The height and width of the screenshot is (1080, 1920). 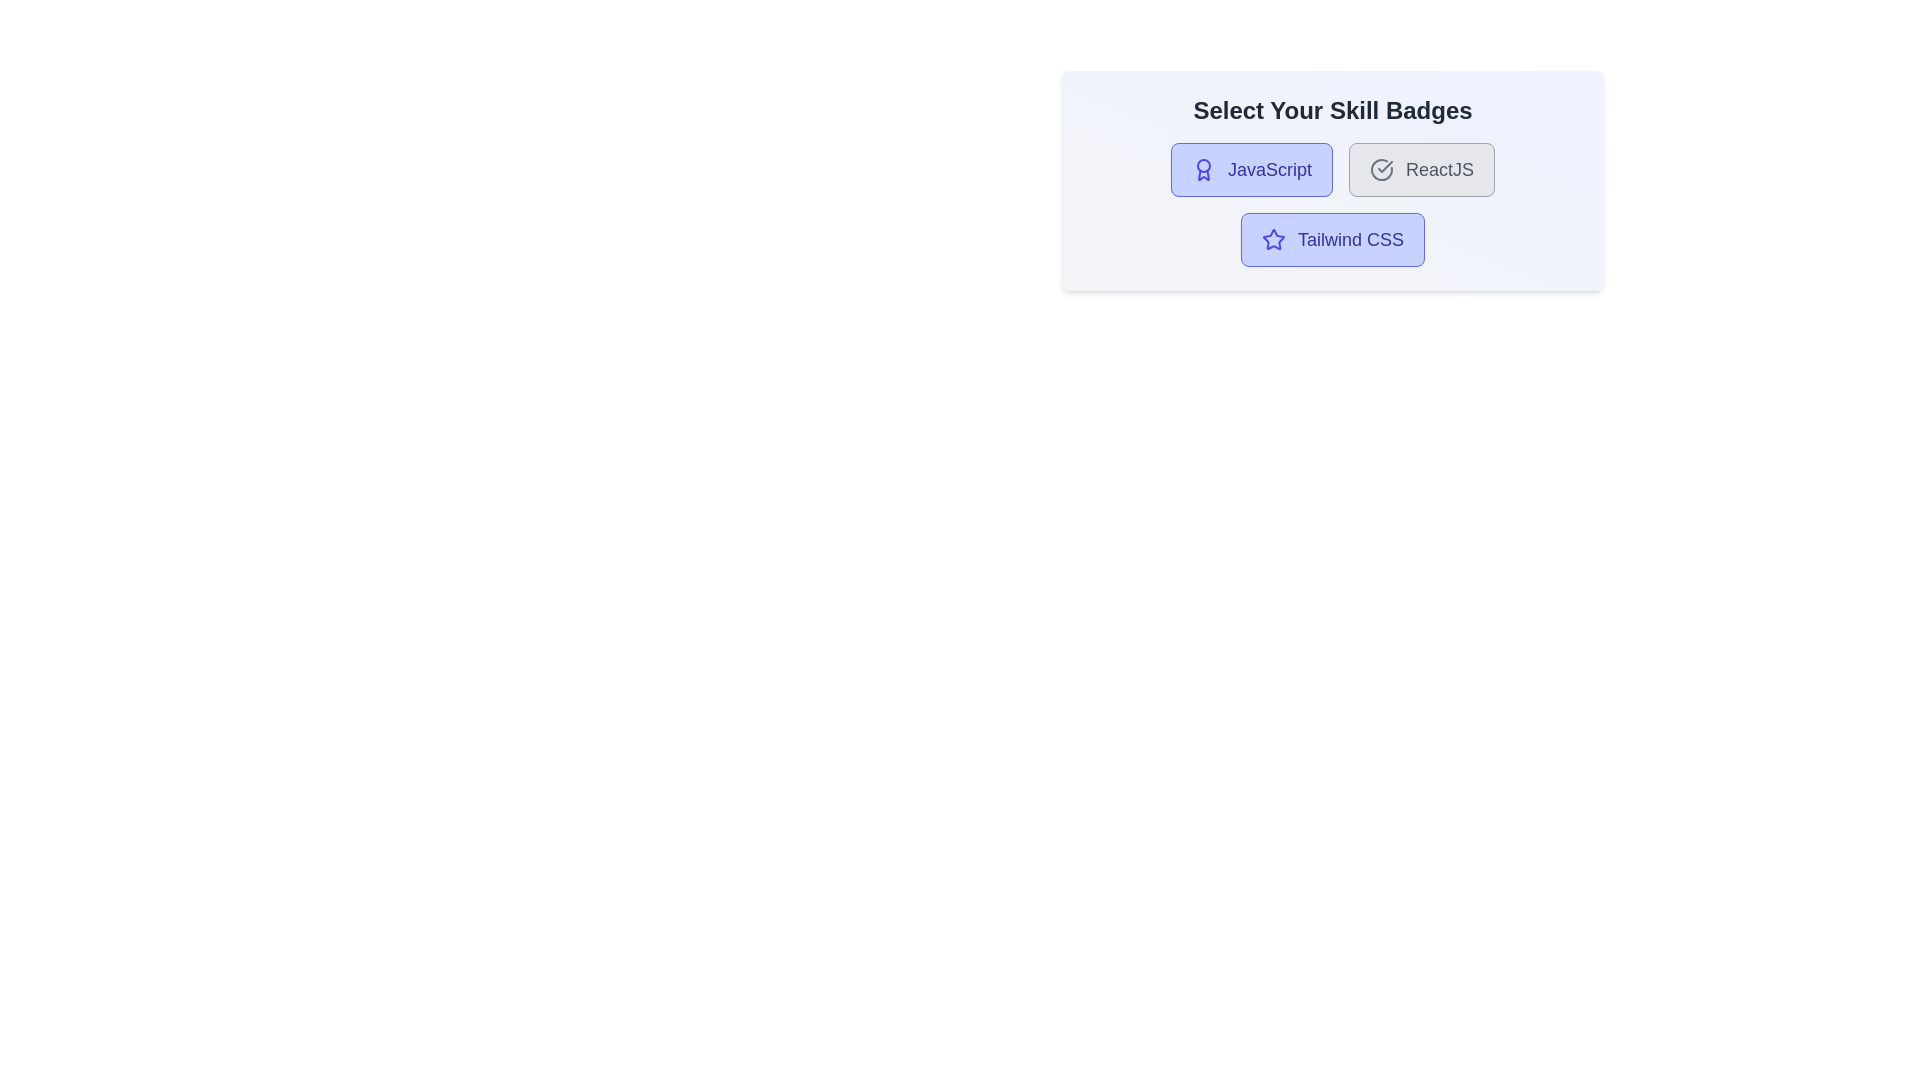 I want to click on the skill badge ReactJS, so click(x=1420, y=168).